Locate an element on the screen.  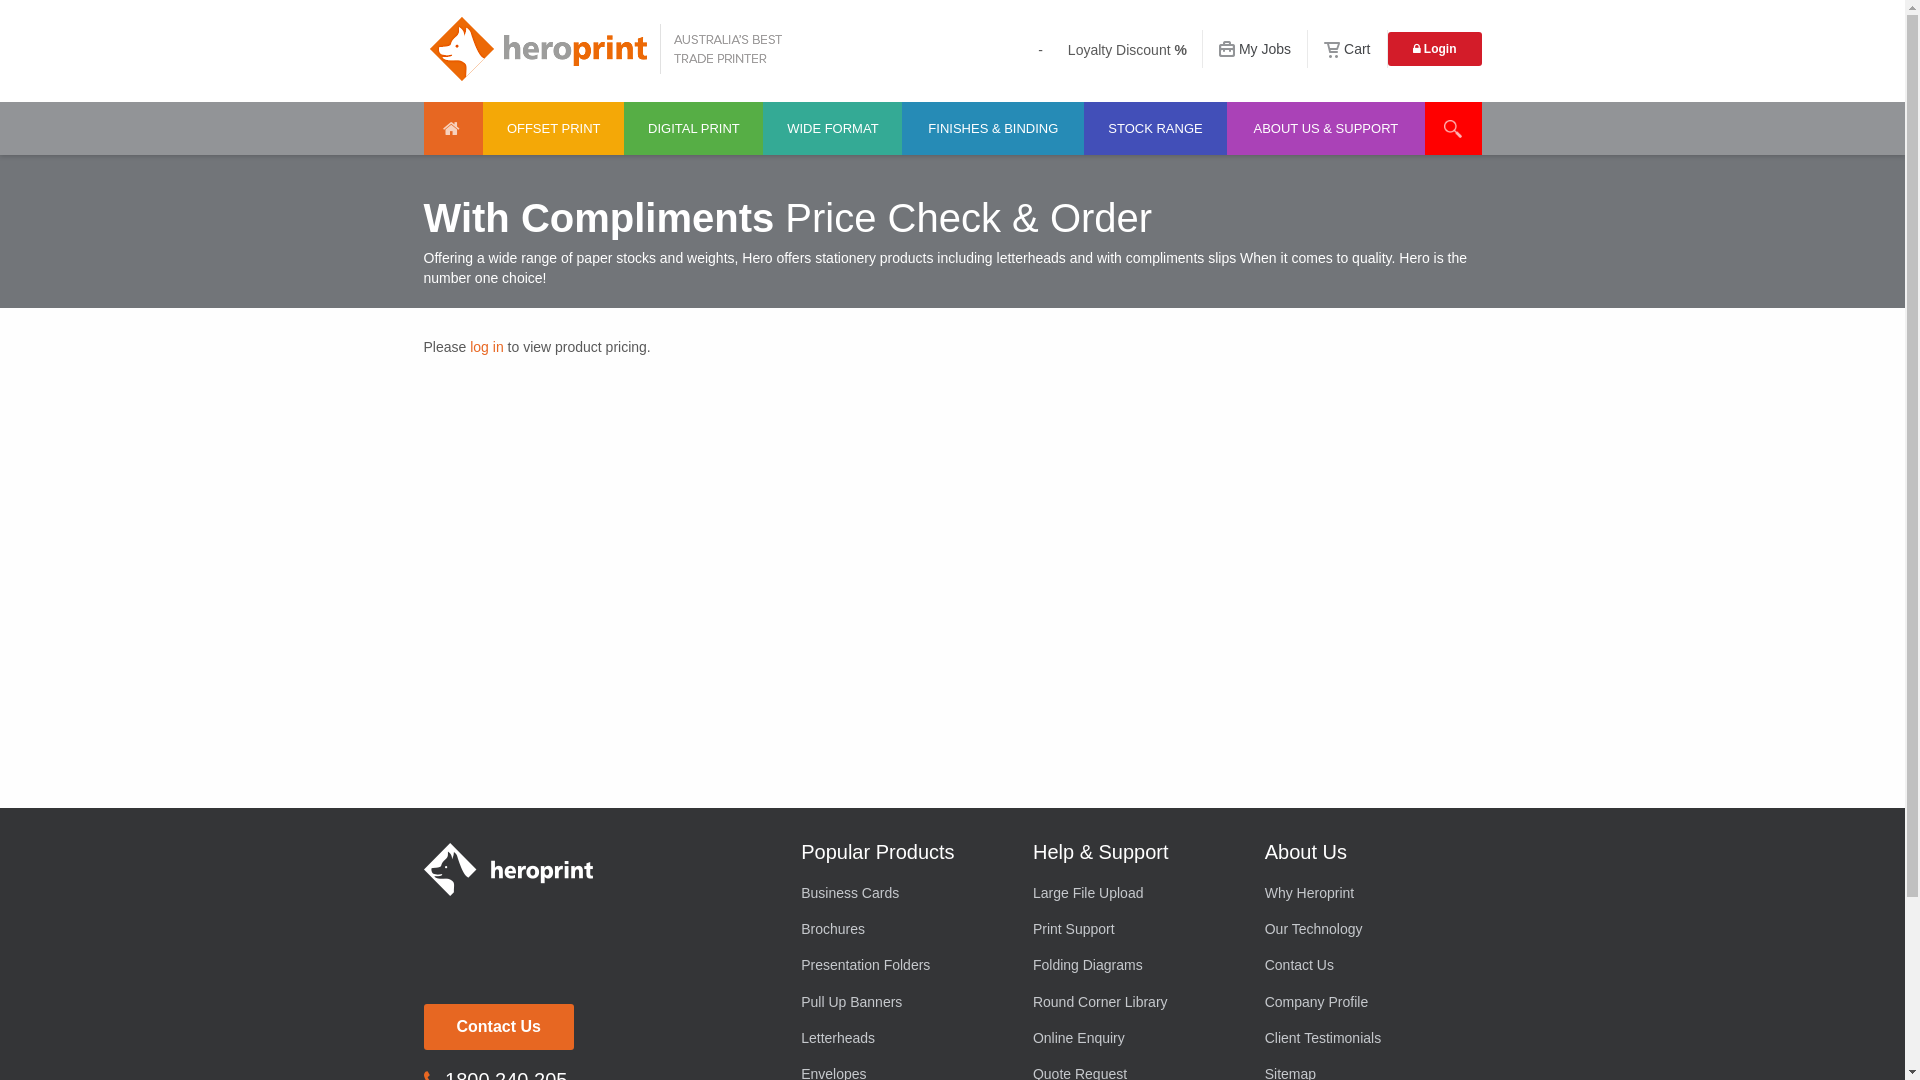
'Large File Upload' is located at coordinates (1133, 890).